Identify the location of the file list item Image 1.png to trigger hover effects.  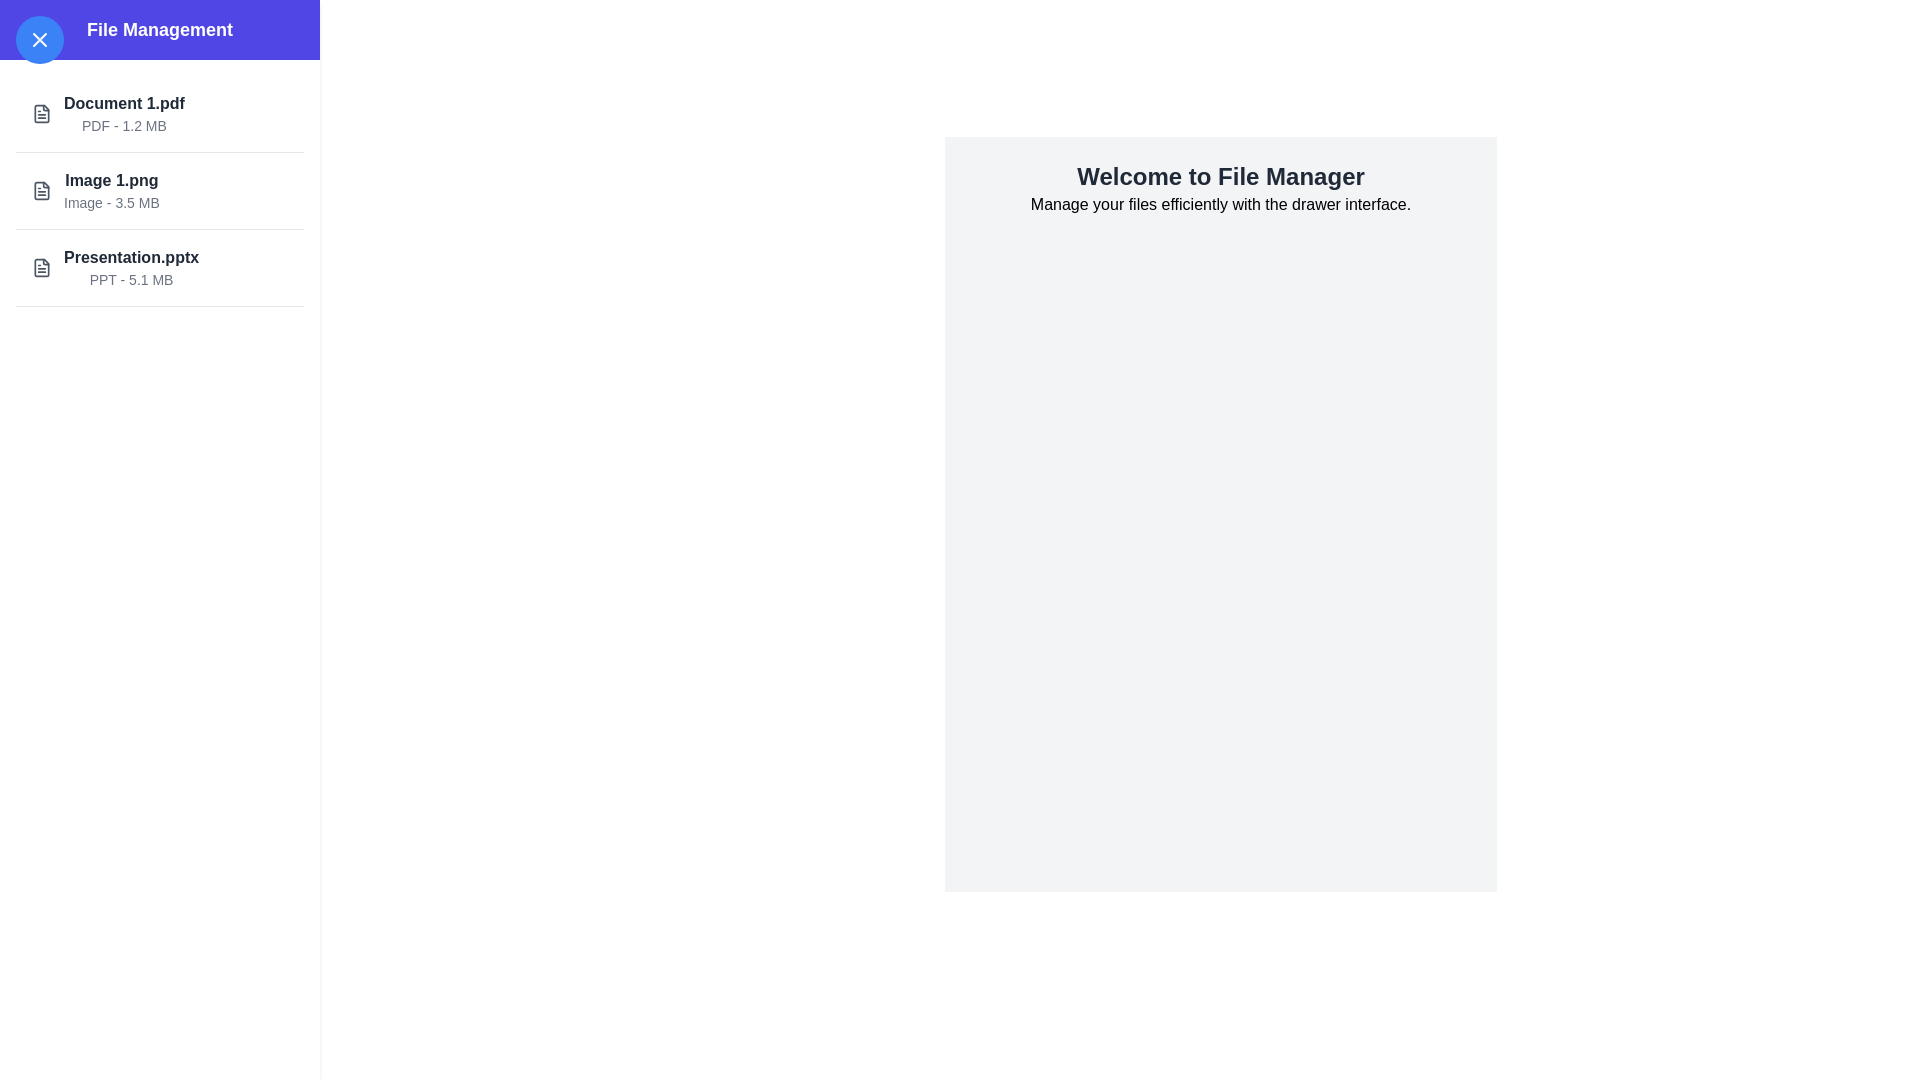
(158, 191).